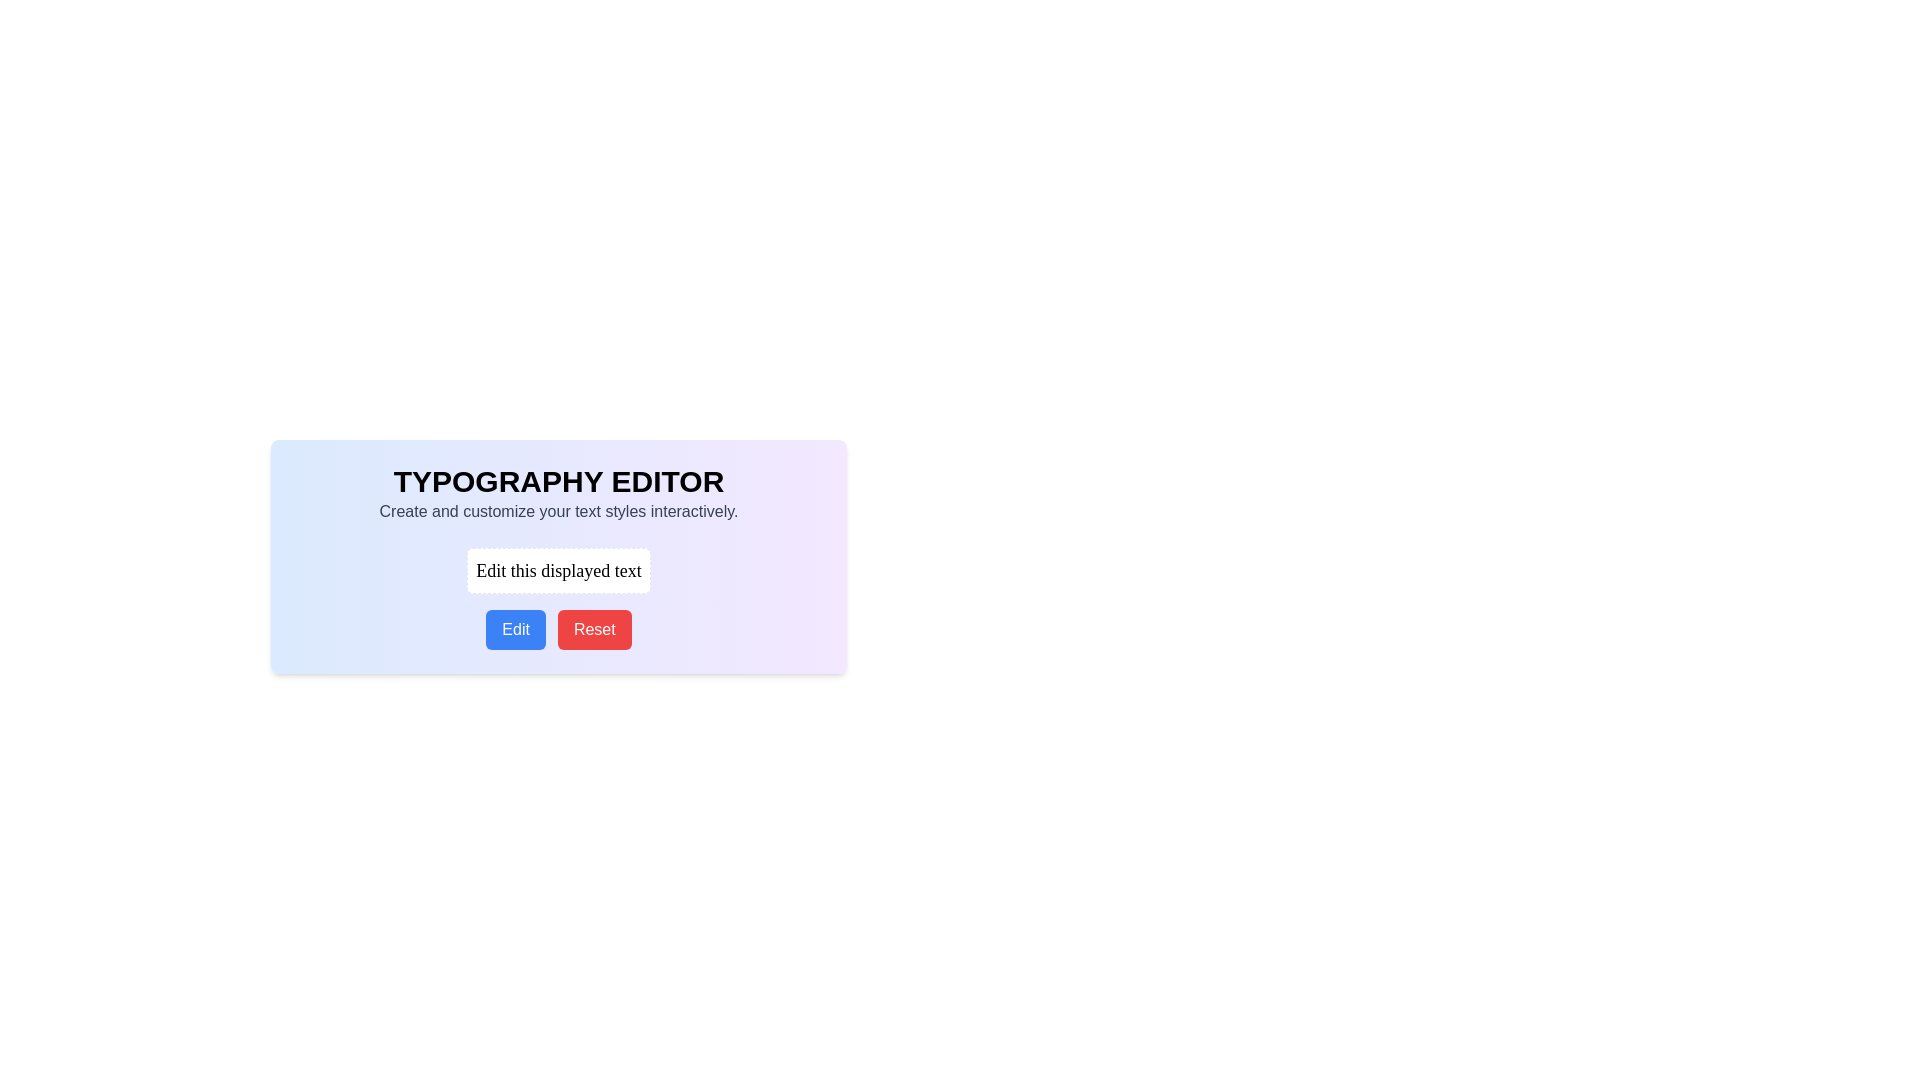 Image resolution: width=1920 pixels, height=1080 pixels. Describe the element at coordinates (516, 628) in the screenshot. I see `the rectangular blue button with rounded corners labeled 'Edit'` at that location.